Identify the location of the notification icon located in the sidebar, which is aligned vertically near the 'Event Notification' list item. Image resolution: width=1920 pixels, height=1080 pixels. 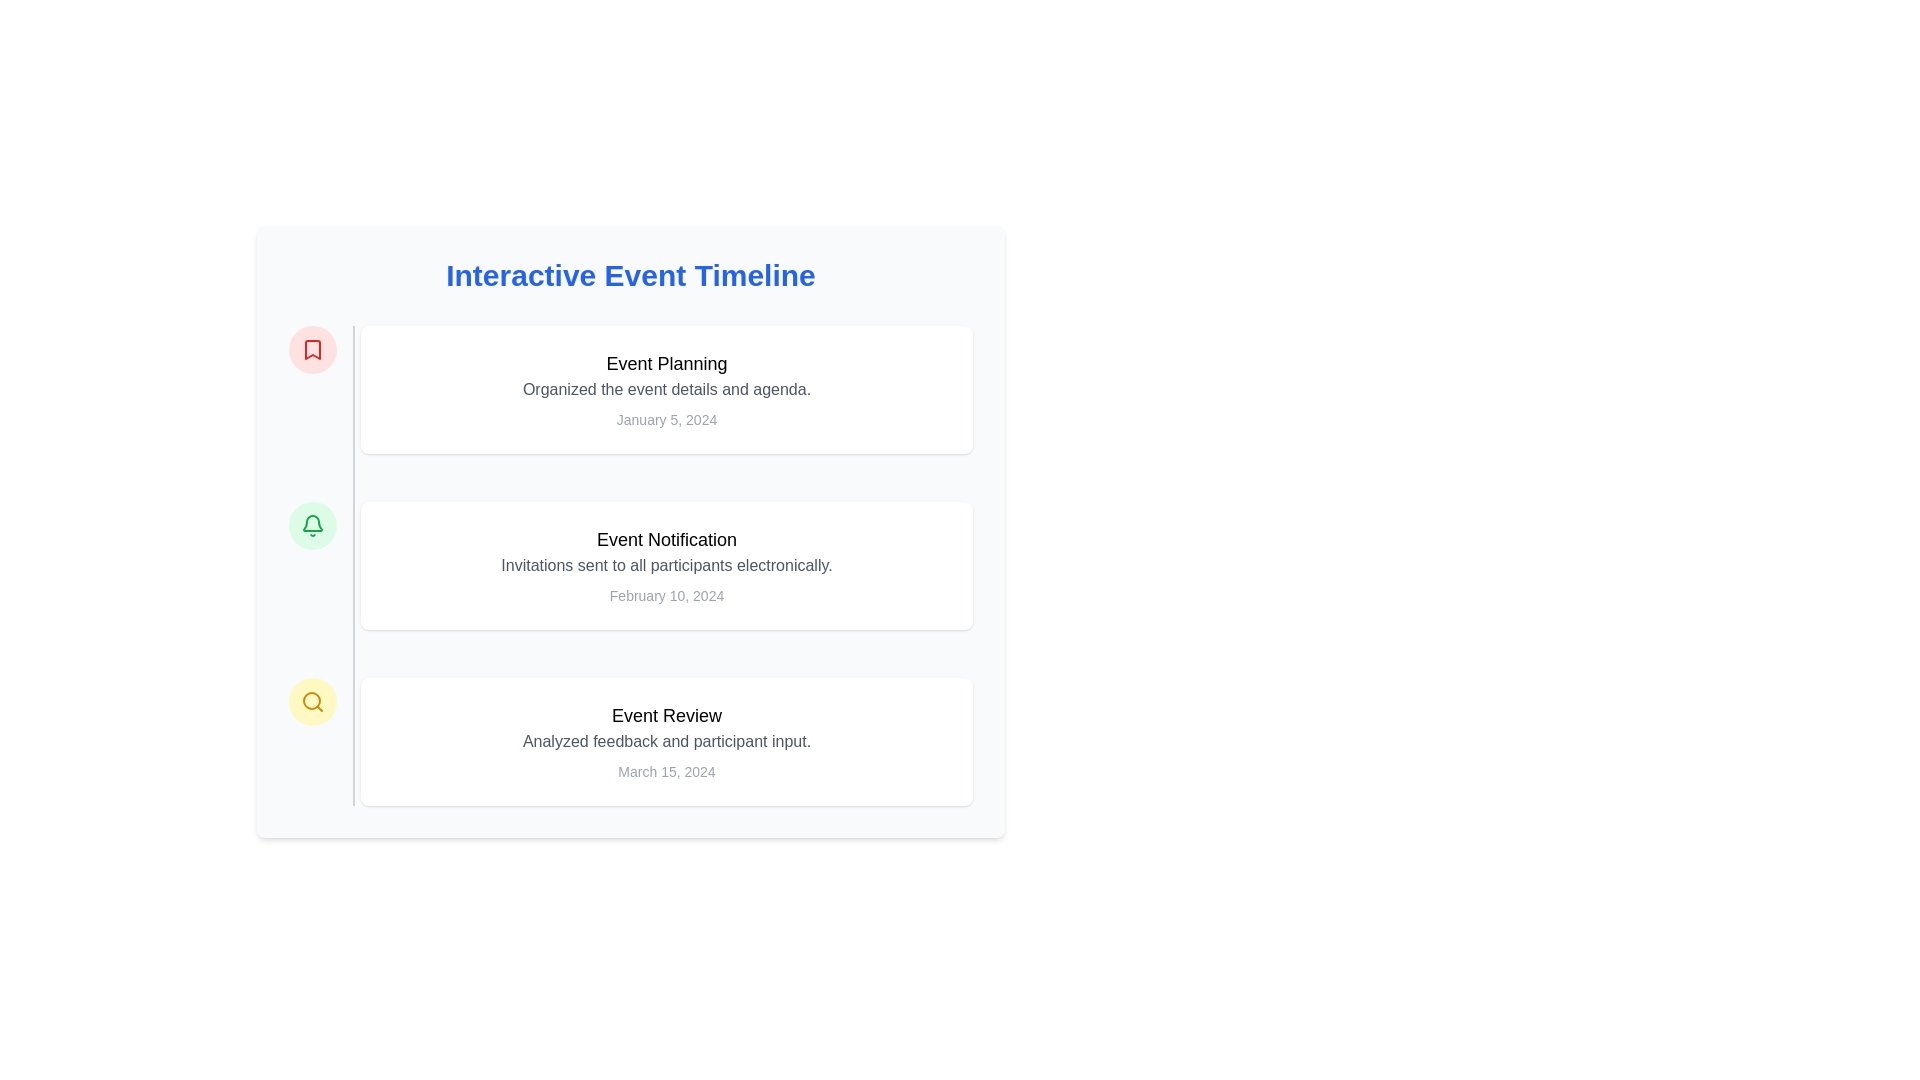
(311, 522).